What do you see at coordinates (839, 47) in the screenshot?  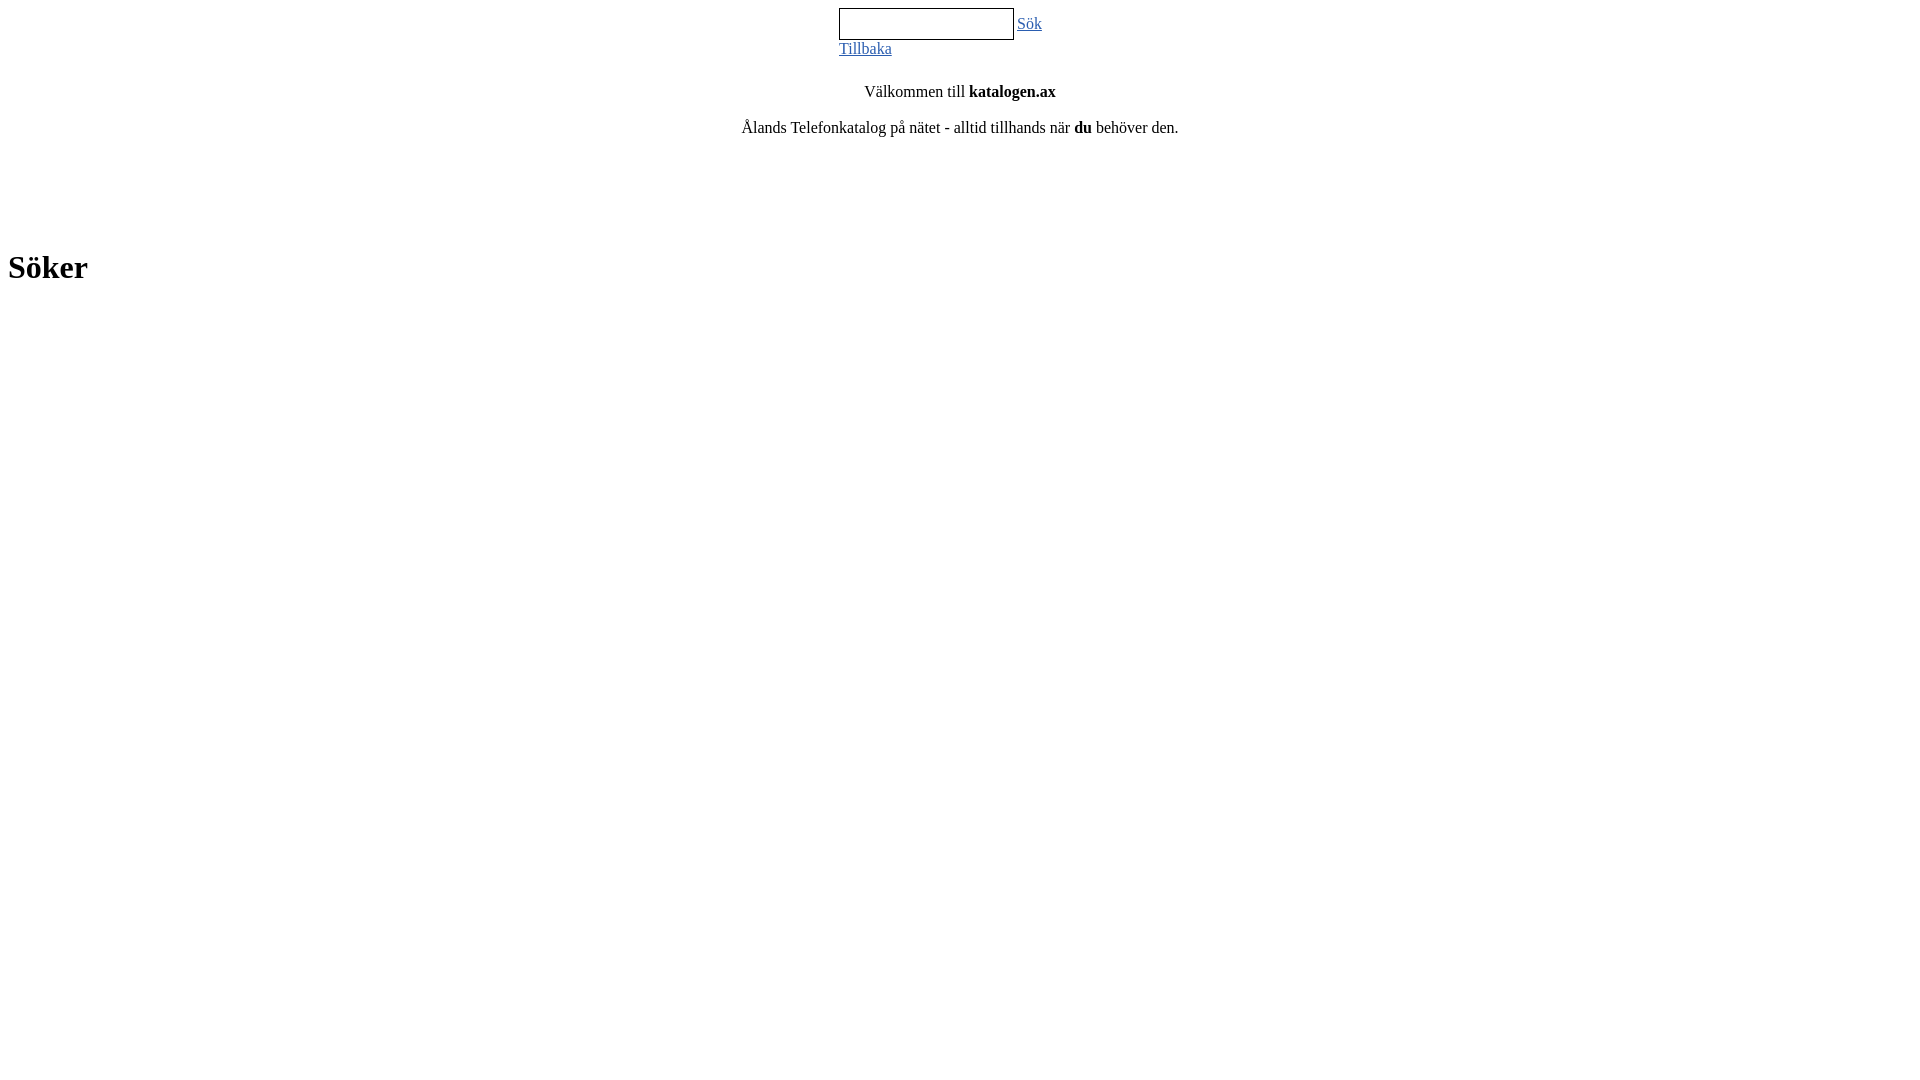 I see `'Tillbaka'` at bounding box center [839, 47].